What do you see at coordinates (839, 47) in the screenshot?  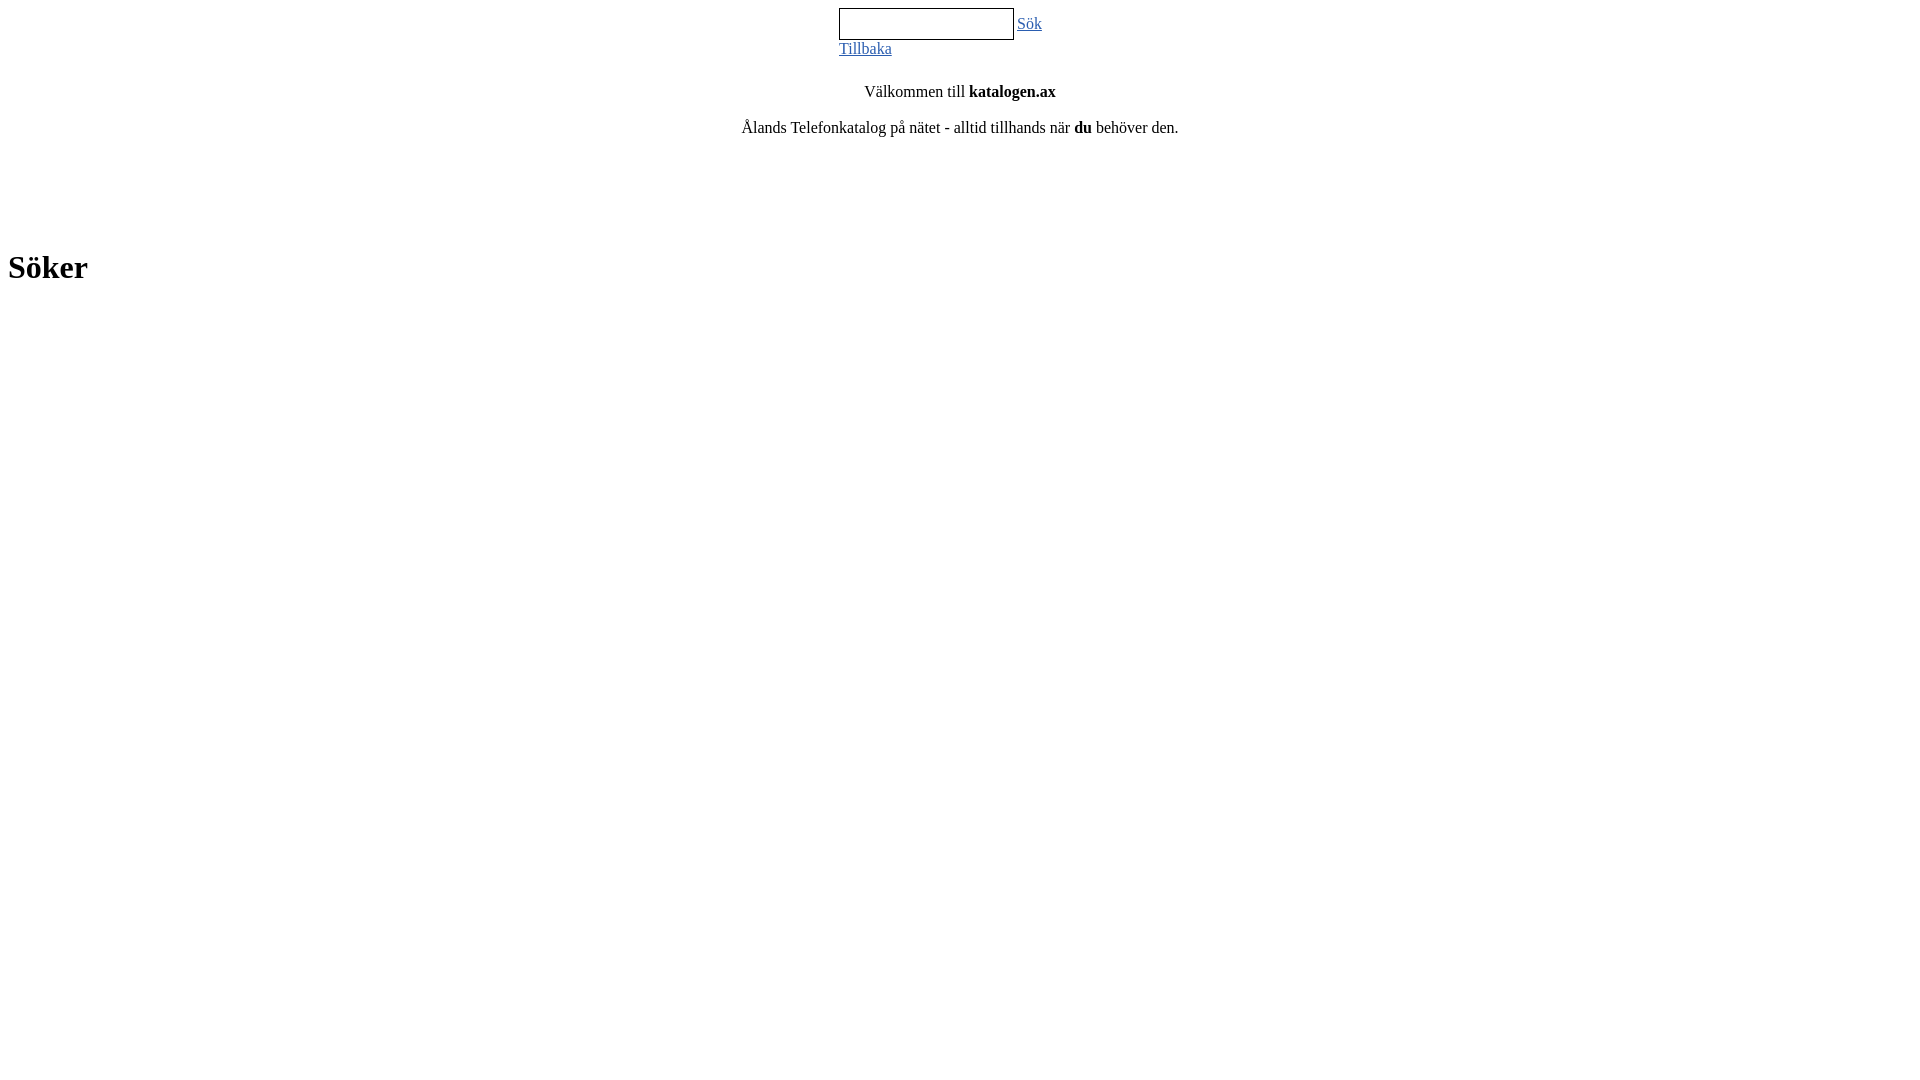 I see `'Tillbaka'` at bounding box center [839, 47].